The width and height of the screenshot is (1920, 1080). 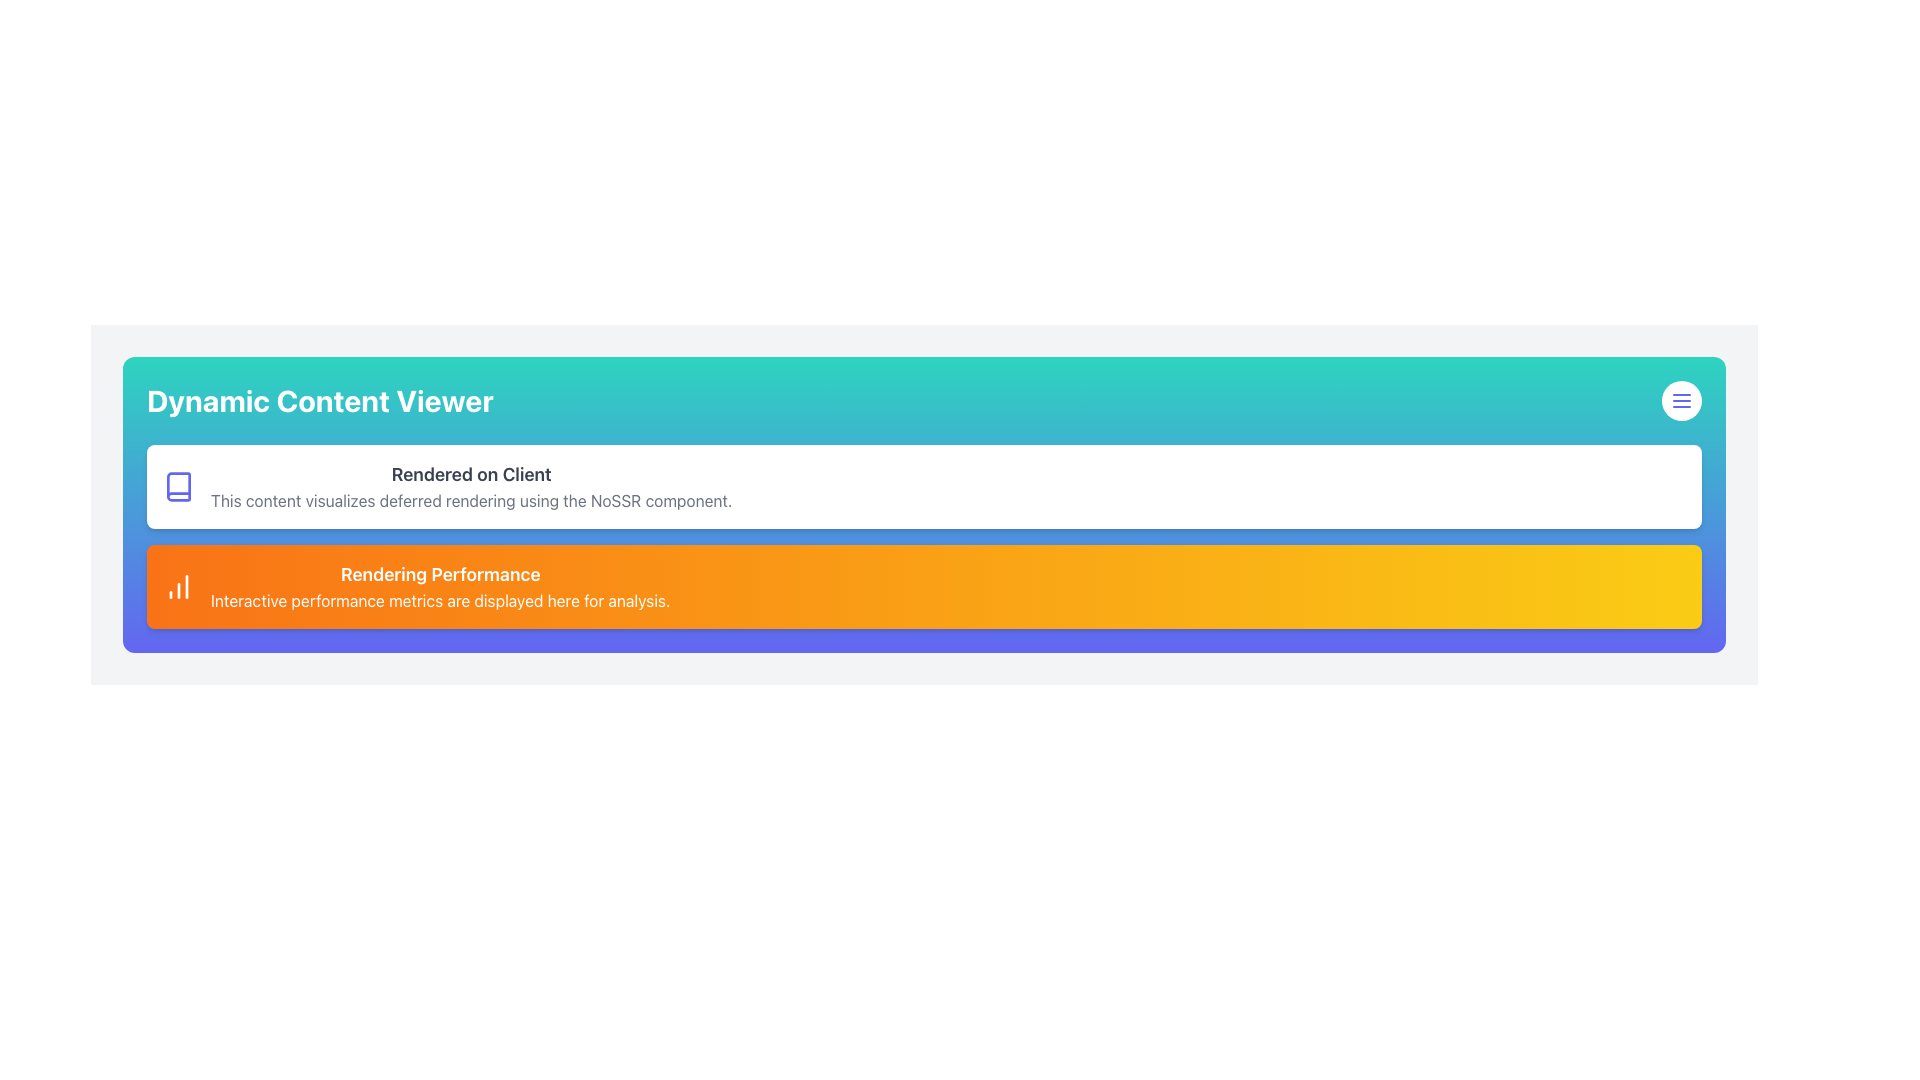 What do you see at coordinates (1680, 401) in the screenshot?
I see `the menu button located in the top-right corner of the 'Dynamic Content Viewer' section` at bounding box center [1680, 401].